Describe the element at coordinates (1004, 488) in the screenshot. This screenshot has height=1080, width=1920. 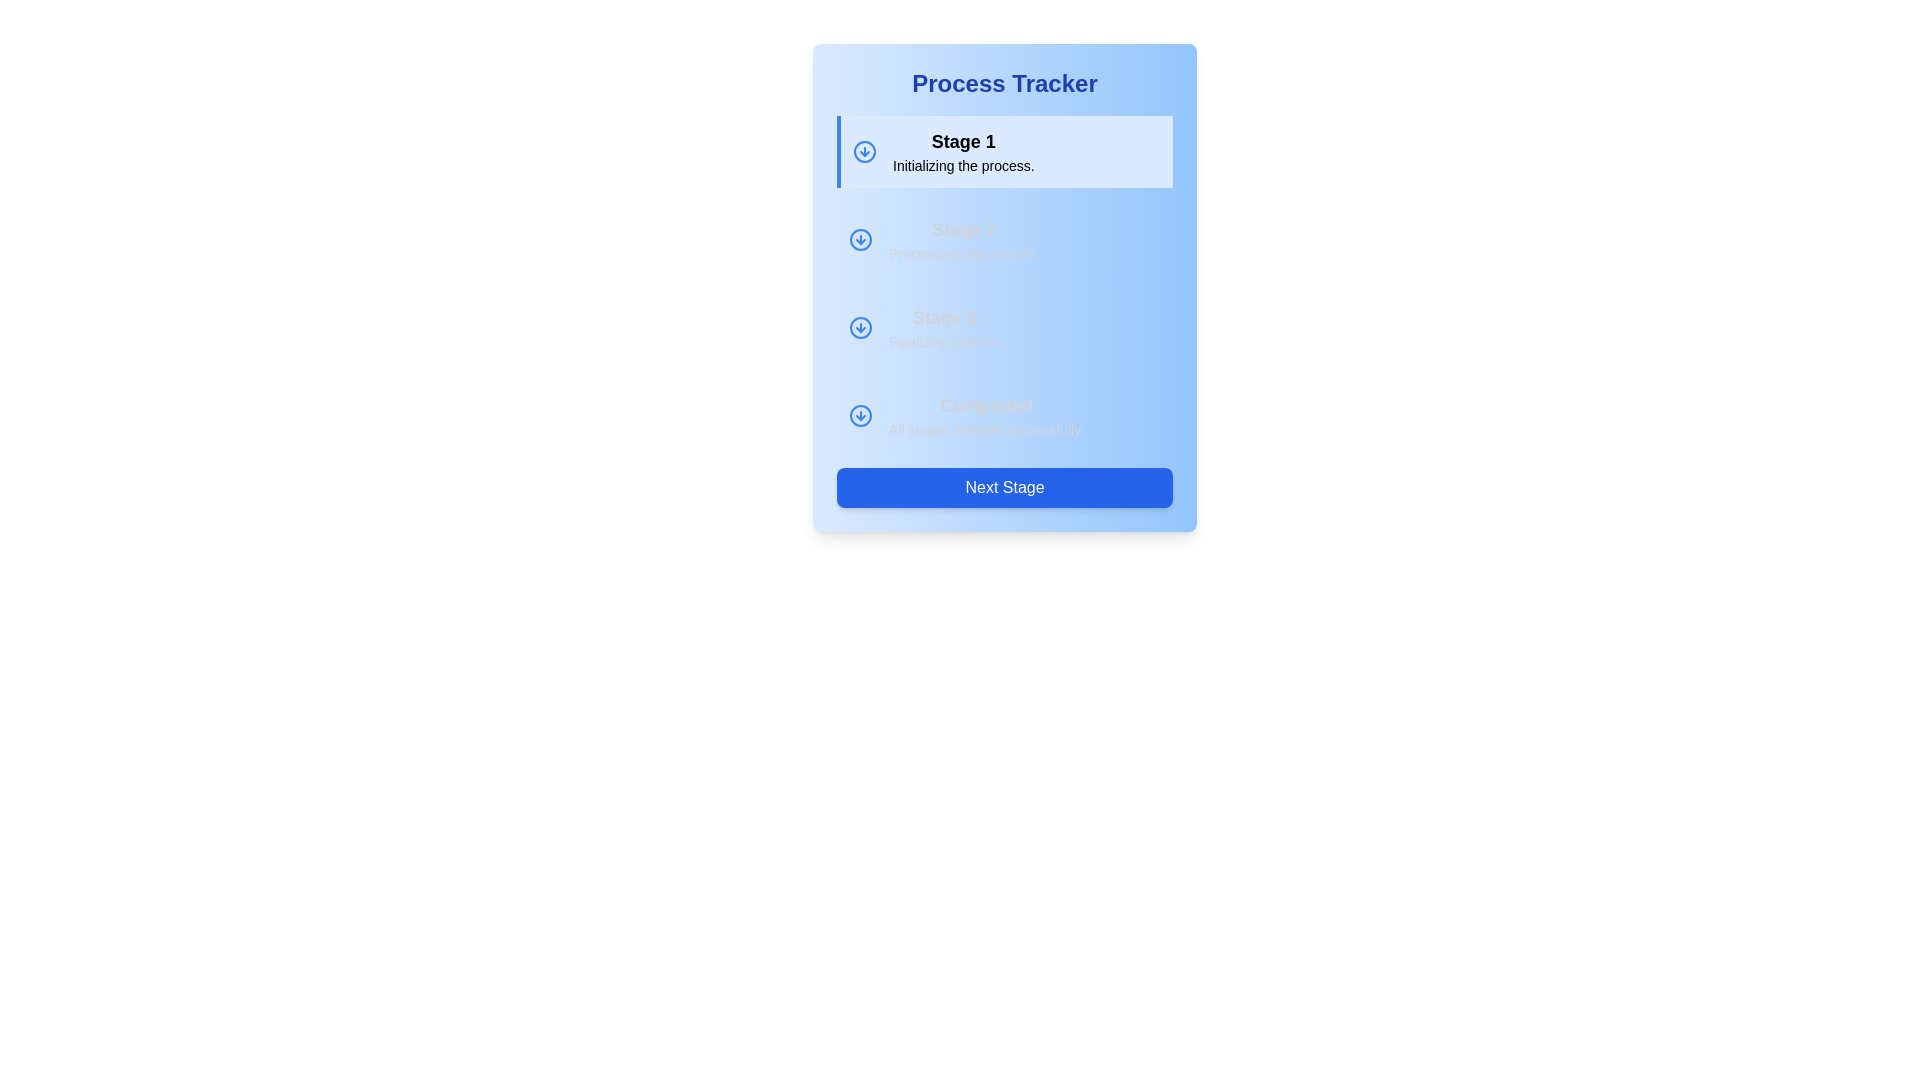
I see `the blue 'Next Stage' button with white text to trigger visual feedback` at that location.